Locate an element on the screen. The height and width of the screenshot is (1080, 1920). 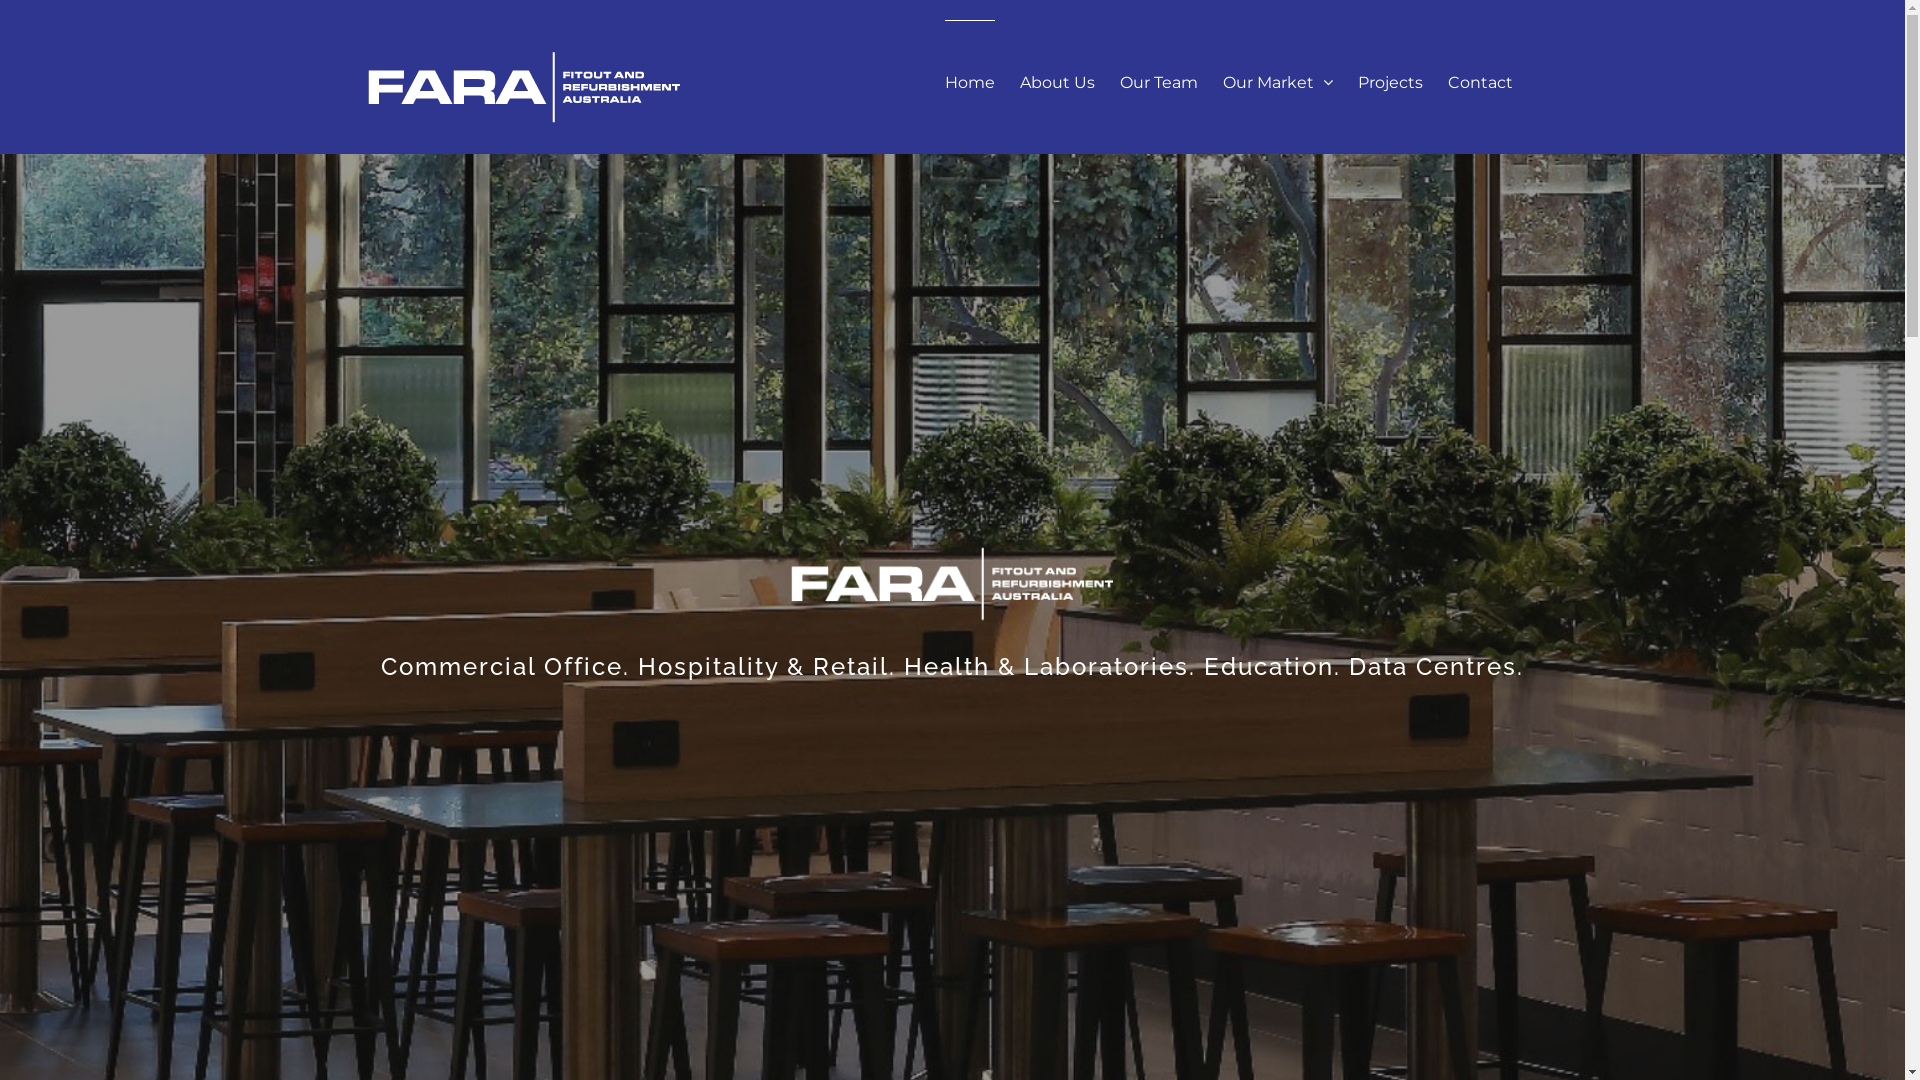
'Our Team' is located at coordinates (1158, 80).